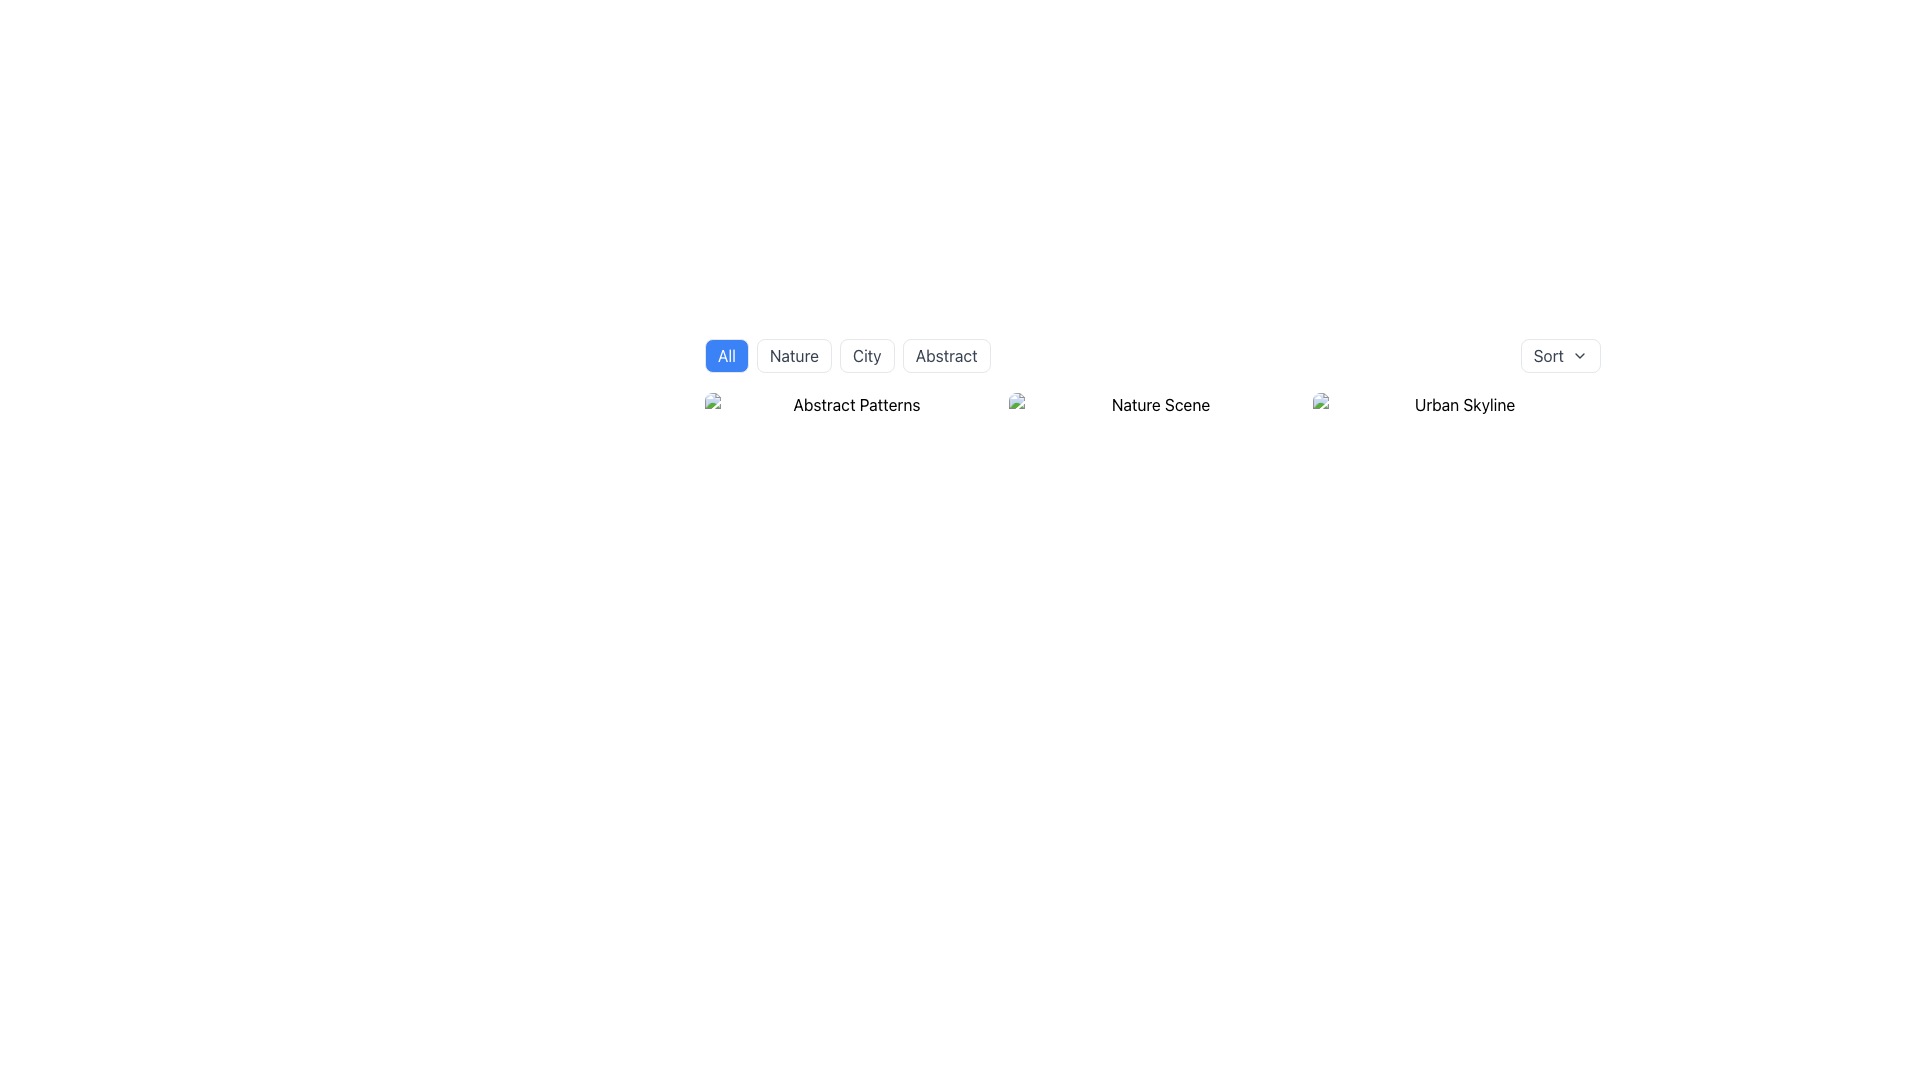 The width and height of the screenshot is (1920, 1080). Describe the element at coordinates (1152, 378) in the screenshot. I see `the Interactive filtering bar` at that location.